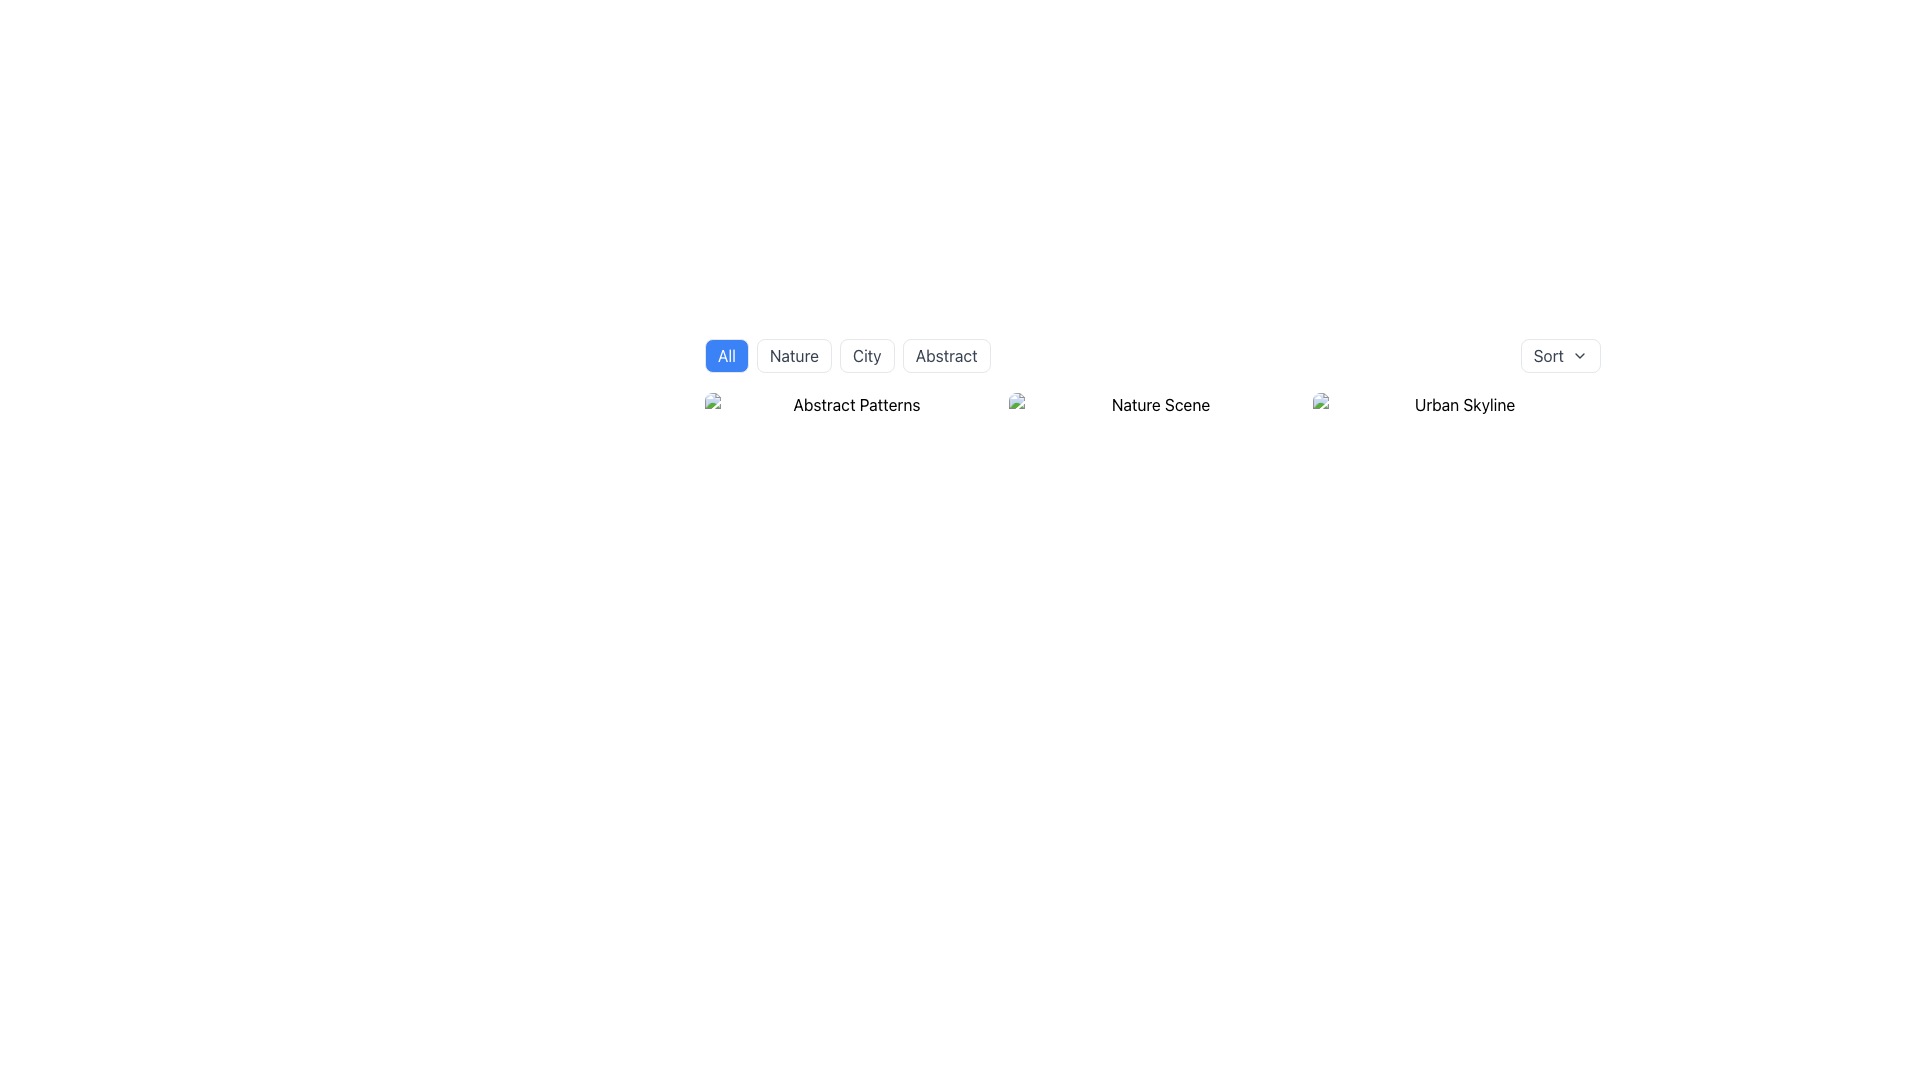 The width and height of the screenshot is (1920, 1080). Describe the element at coordinates (1152, 378) in the screenshot. I see `the Interactive filtering bar` at that location.